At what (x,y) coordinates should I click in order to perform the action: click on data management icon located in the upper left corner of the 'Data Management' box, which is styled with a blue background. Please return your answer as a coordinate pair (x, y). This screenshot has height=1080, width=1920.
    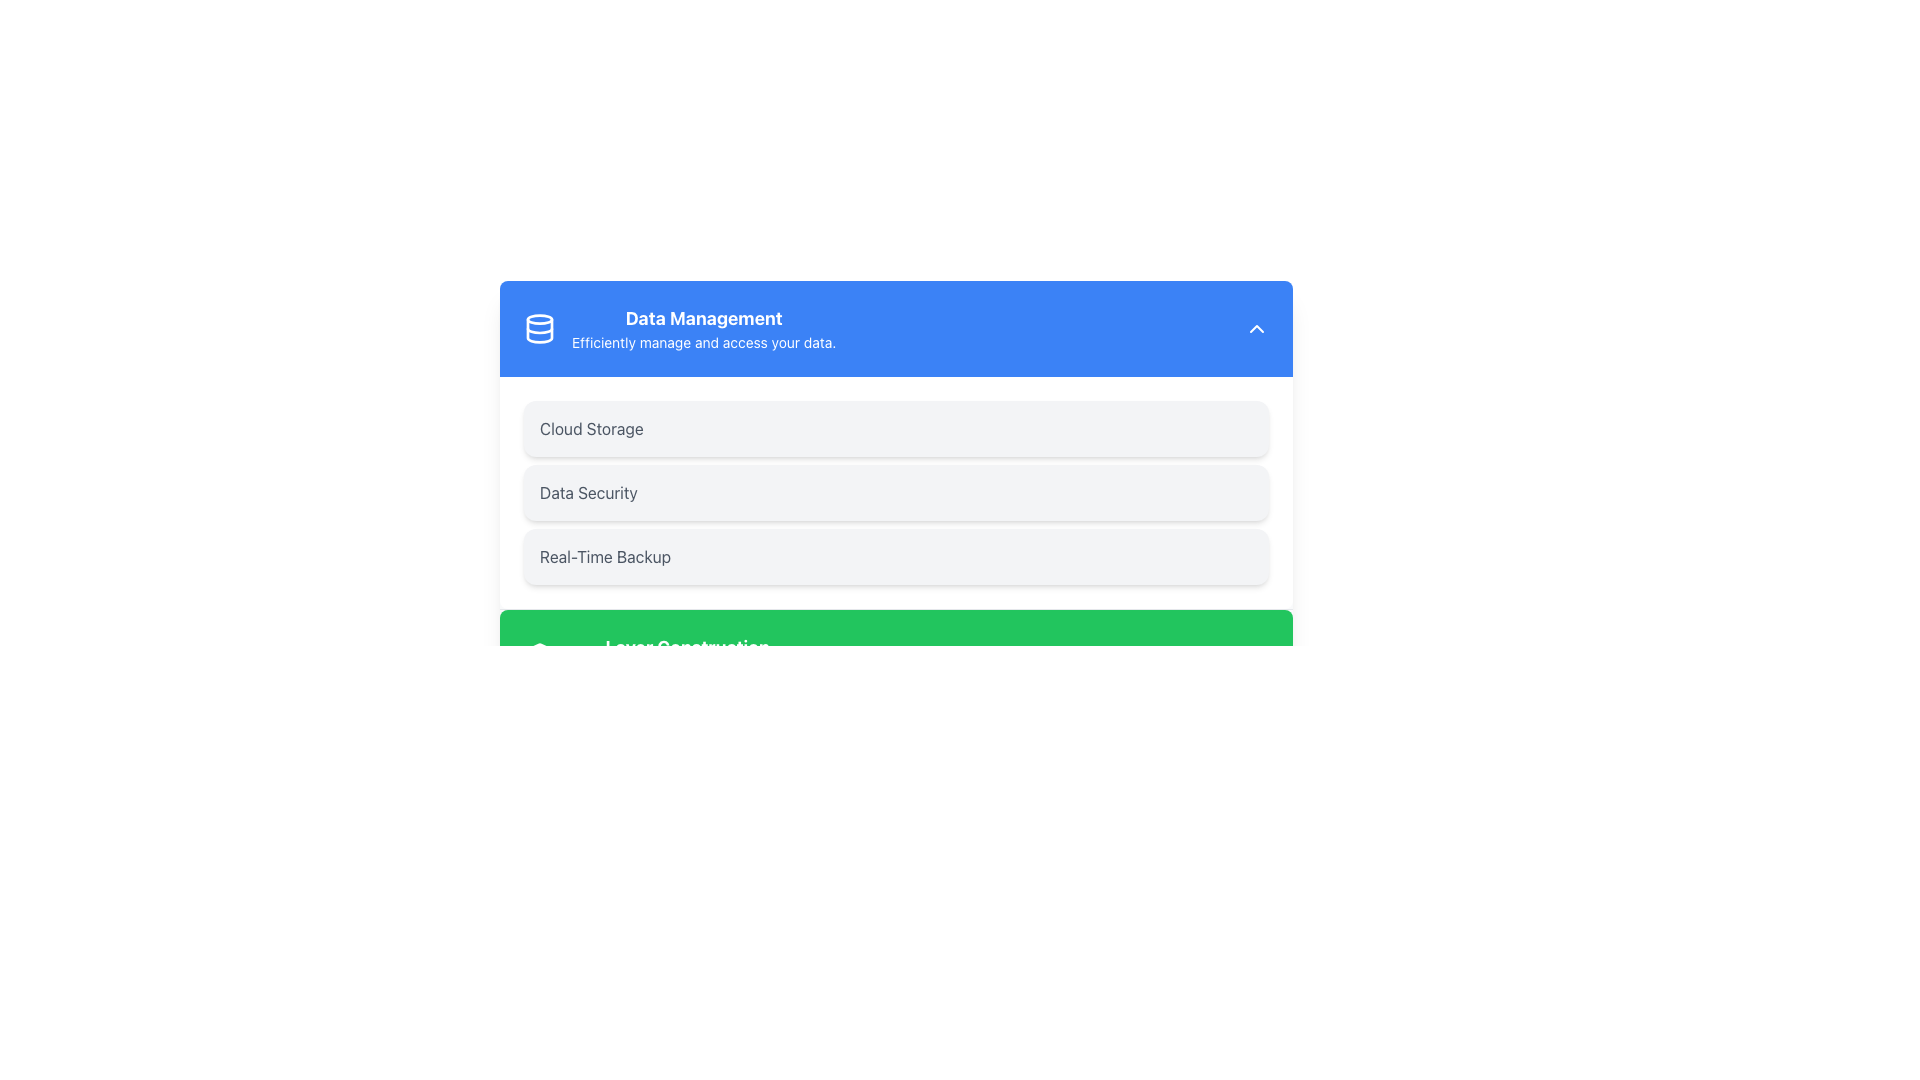
    Looking at the image, I should click on (539, 327).